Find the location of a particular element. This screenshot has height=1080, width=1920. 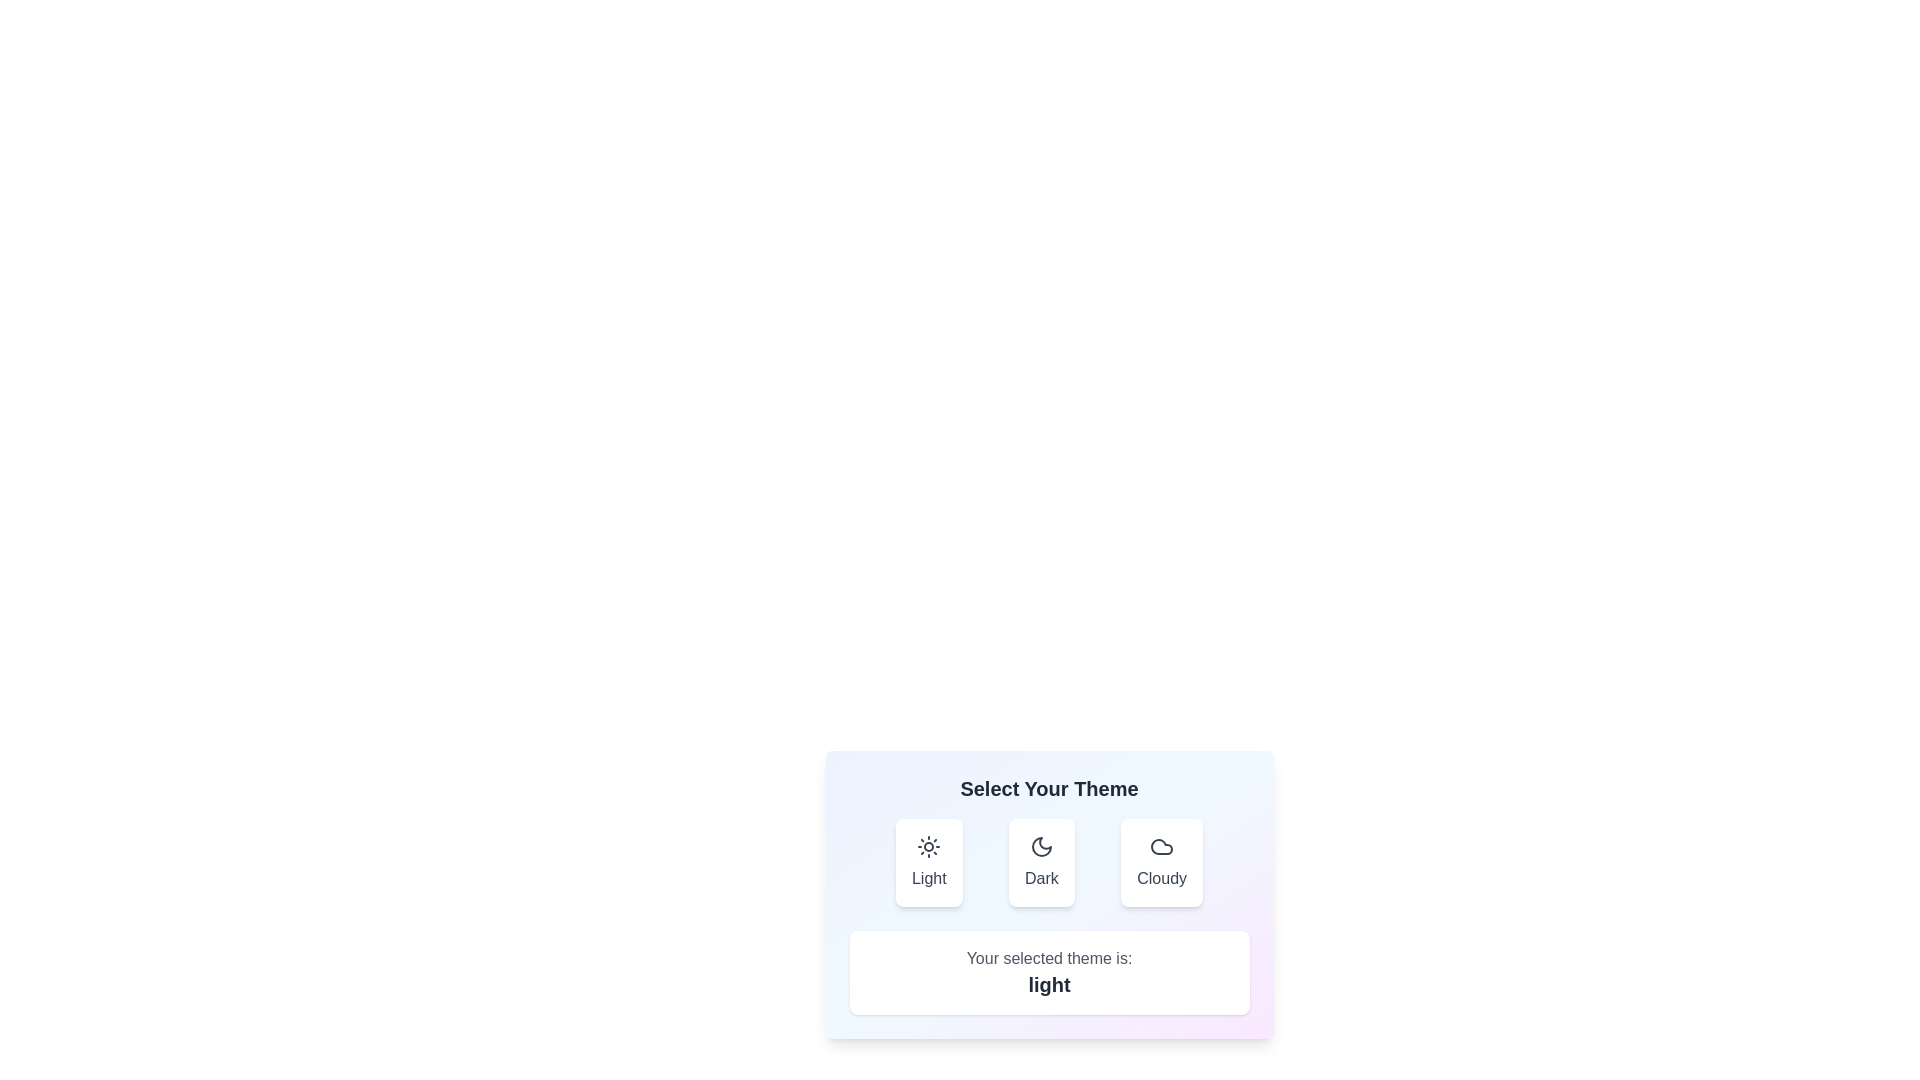

the first button in the theme selection dialog to choose the 'Light' theme is located at coordinates (928, 862).